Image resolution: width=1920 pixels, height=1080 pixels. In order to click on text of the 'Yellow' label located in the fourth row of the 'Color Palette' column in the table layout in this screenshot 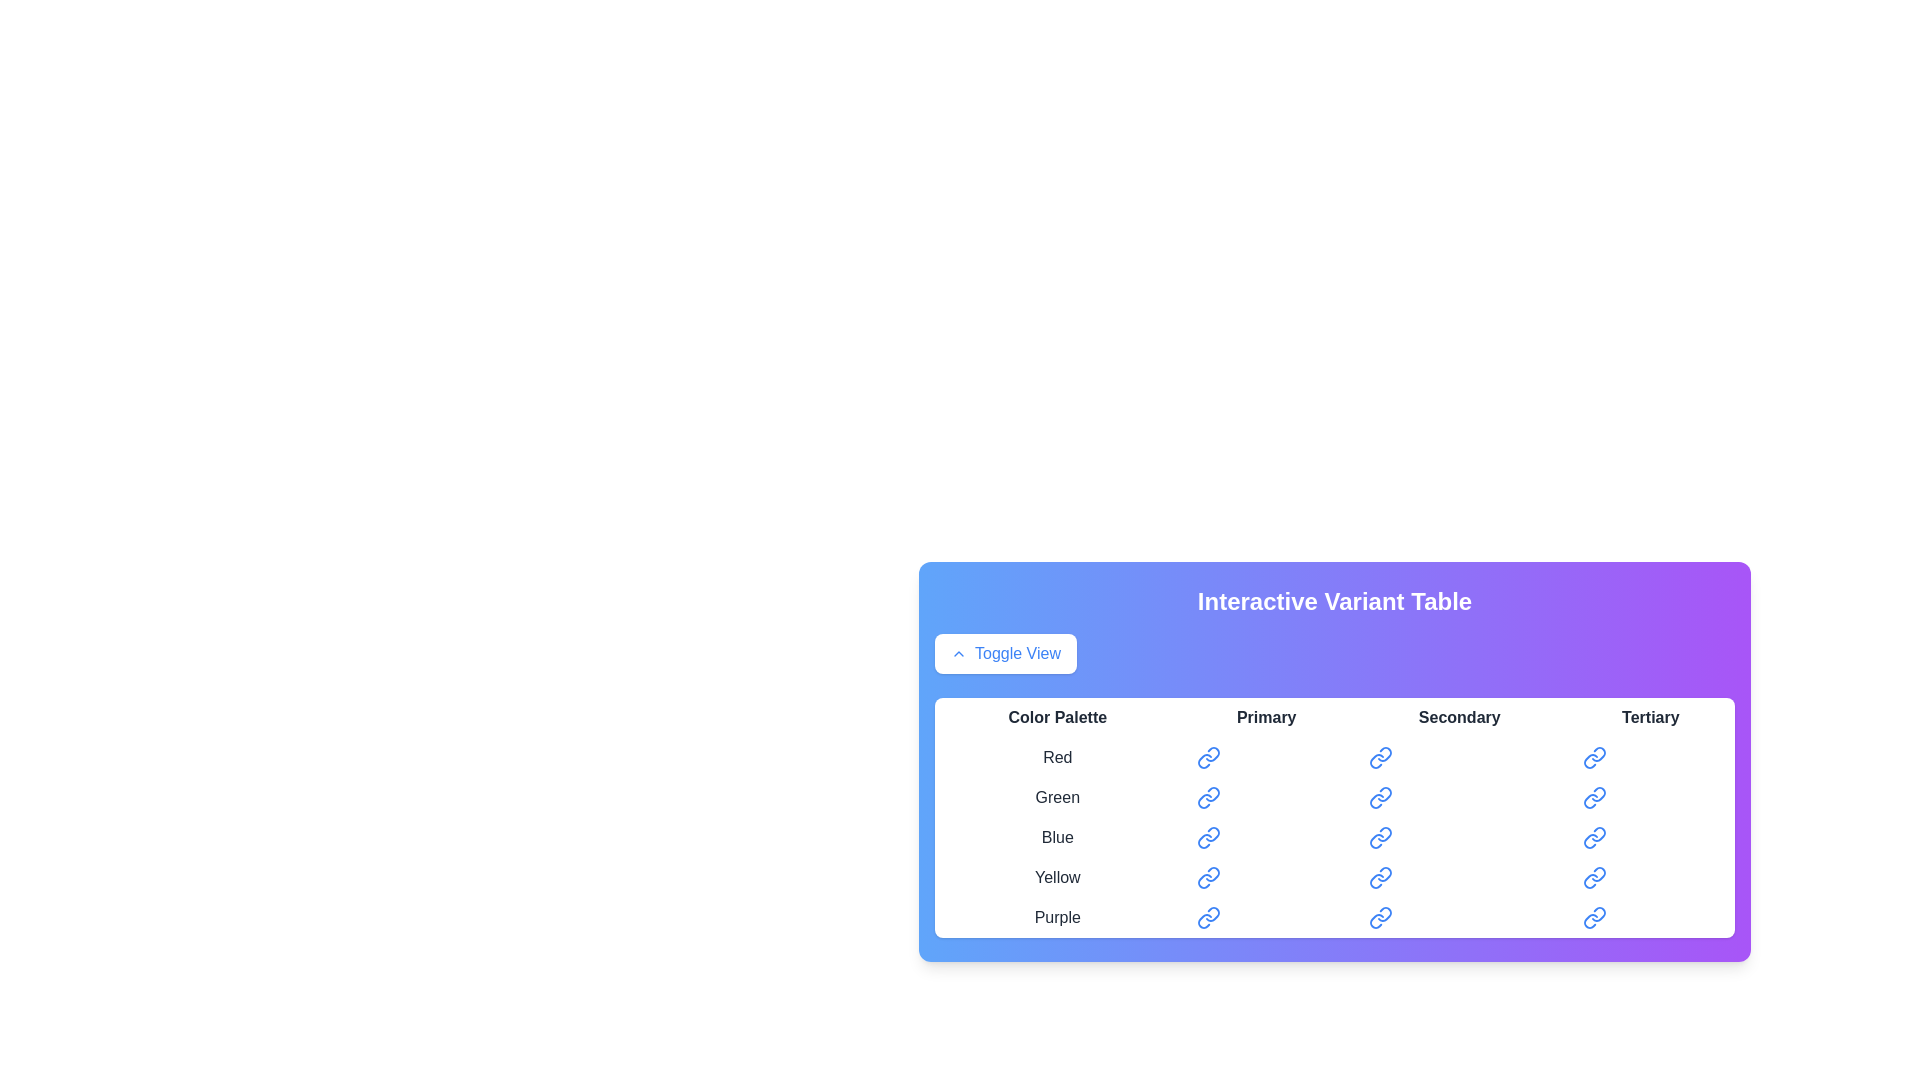, I will do `click(1056, 877)`.